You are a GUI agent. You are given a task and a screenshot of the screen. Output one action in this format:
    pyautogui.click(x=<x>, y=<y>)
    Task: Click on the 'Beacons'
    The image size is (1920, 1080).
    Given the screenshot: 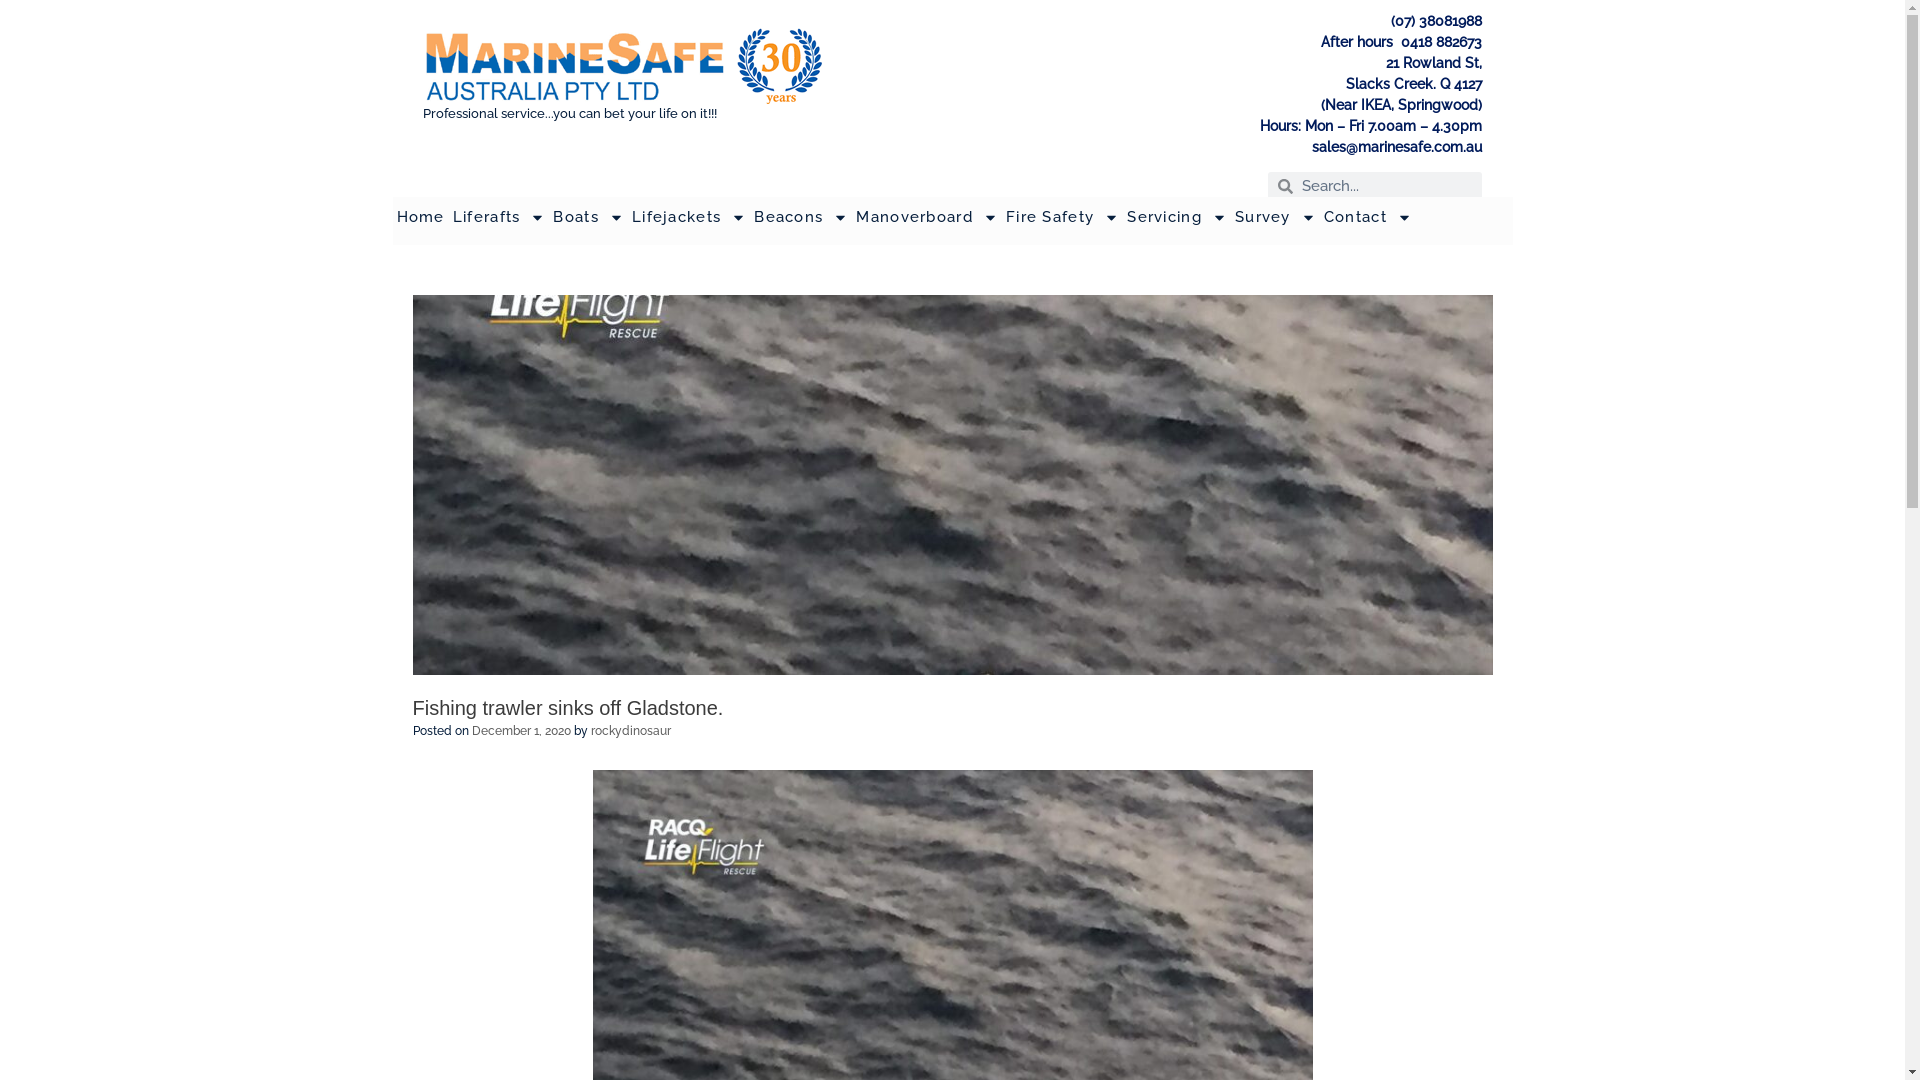 What is the action you would take?
    pyautogui.click(x=801, y=217)
    